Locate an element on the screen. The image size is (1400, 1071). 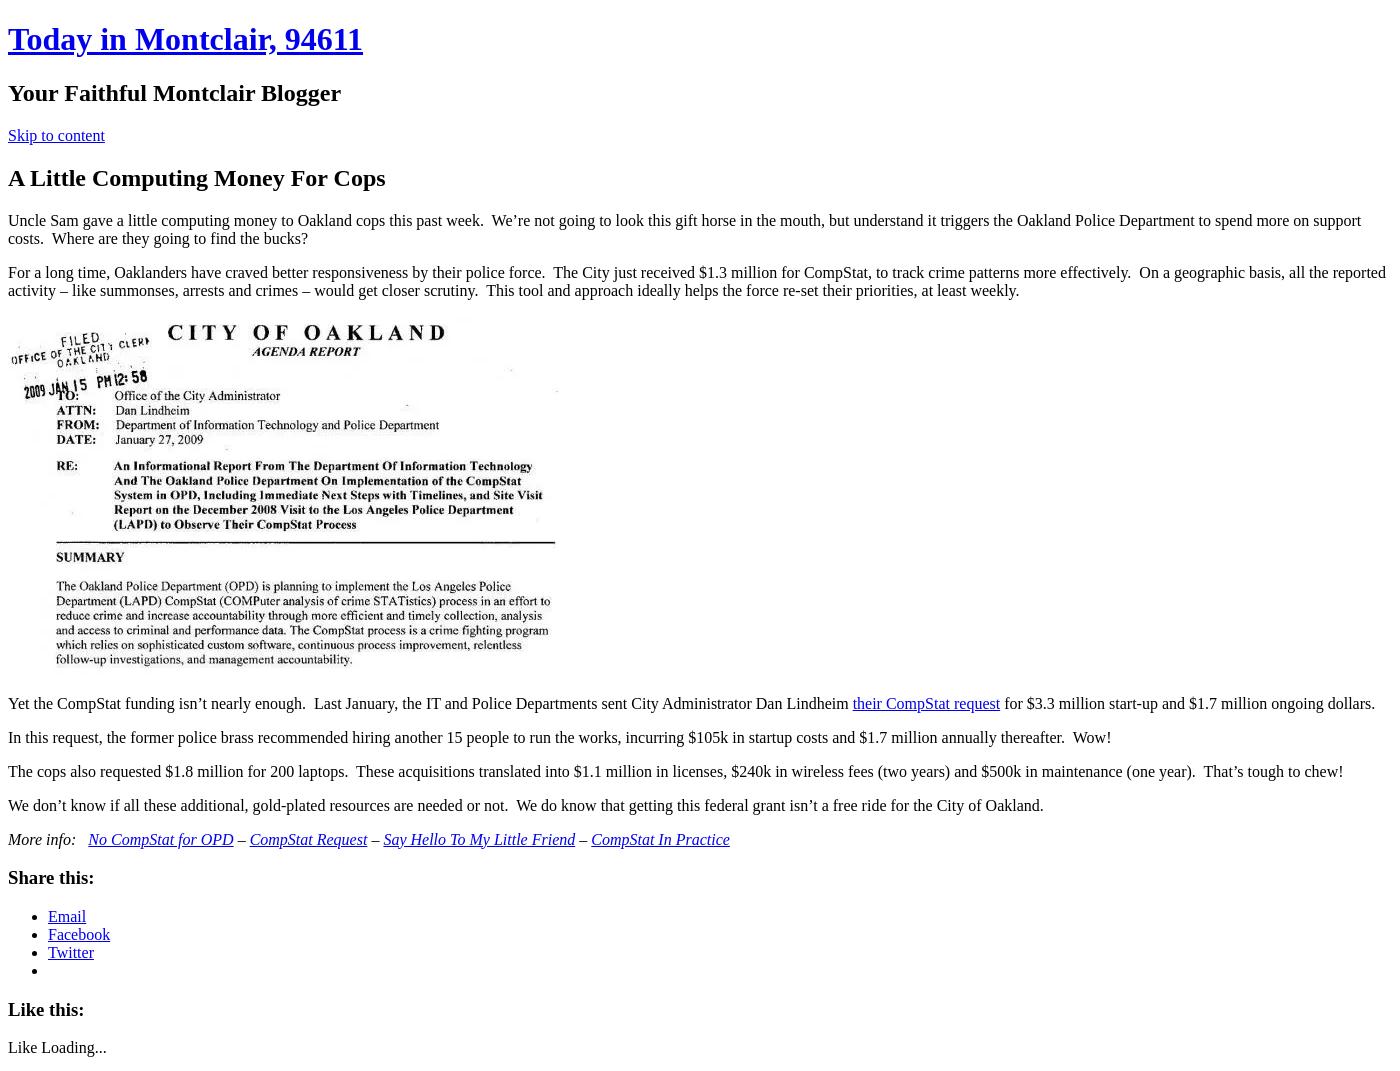
'Say Hello To My Little Friend' is located at coordinates (478, 837).